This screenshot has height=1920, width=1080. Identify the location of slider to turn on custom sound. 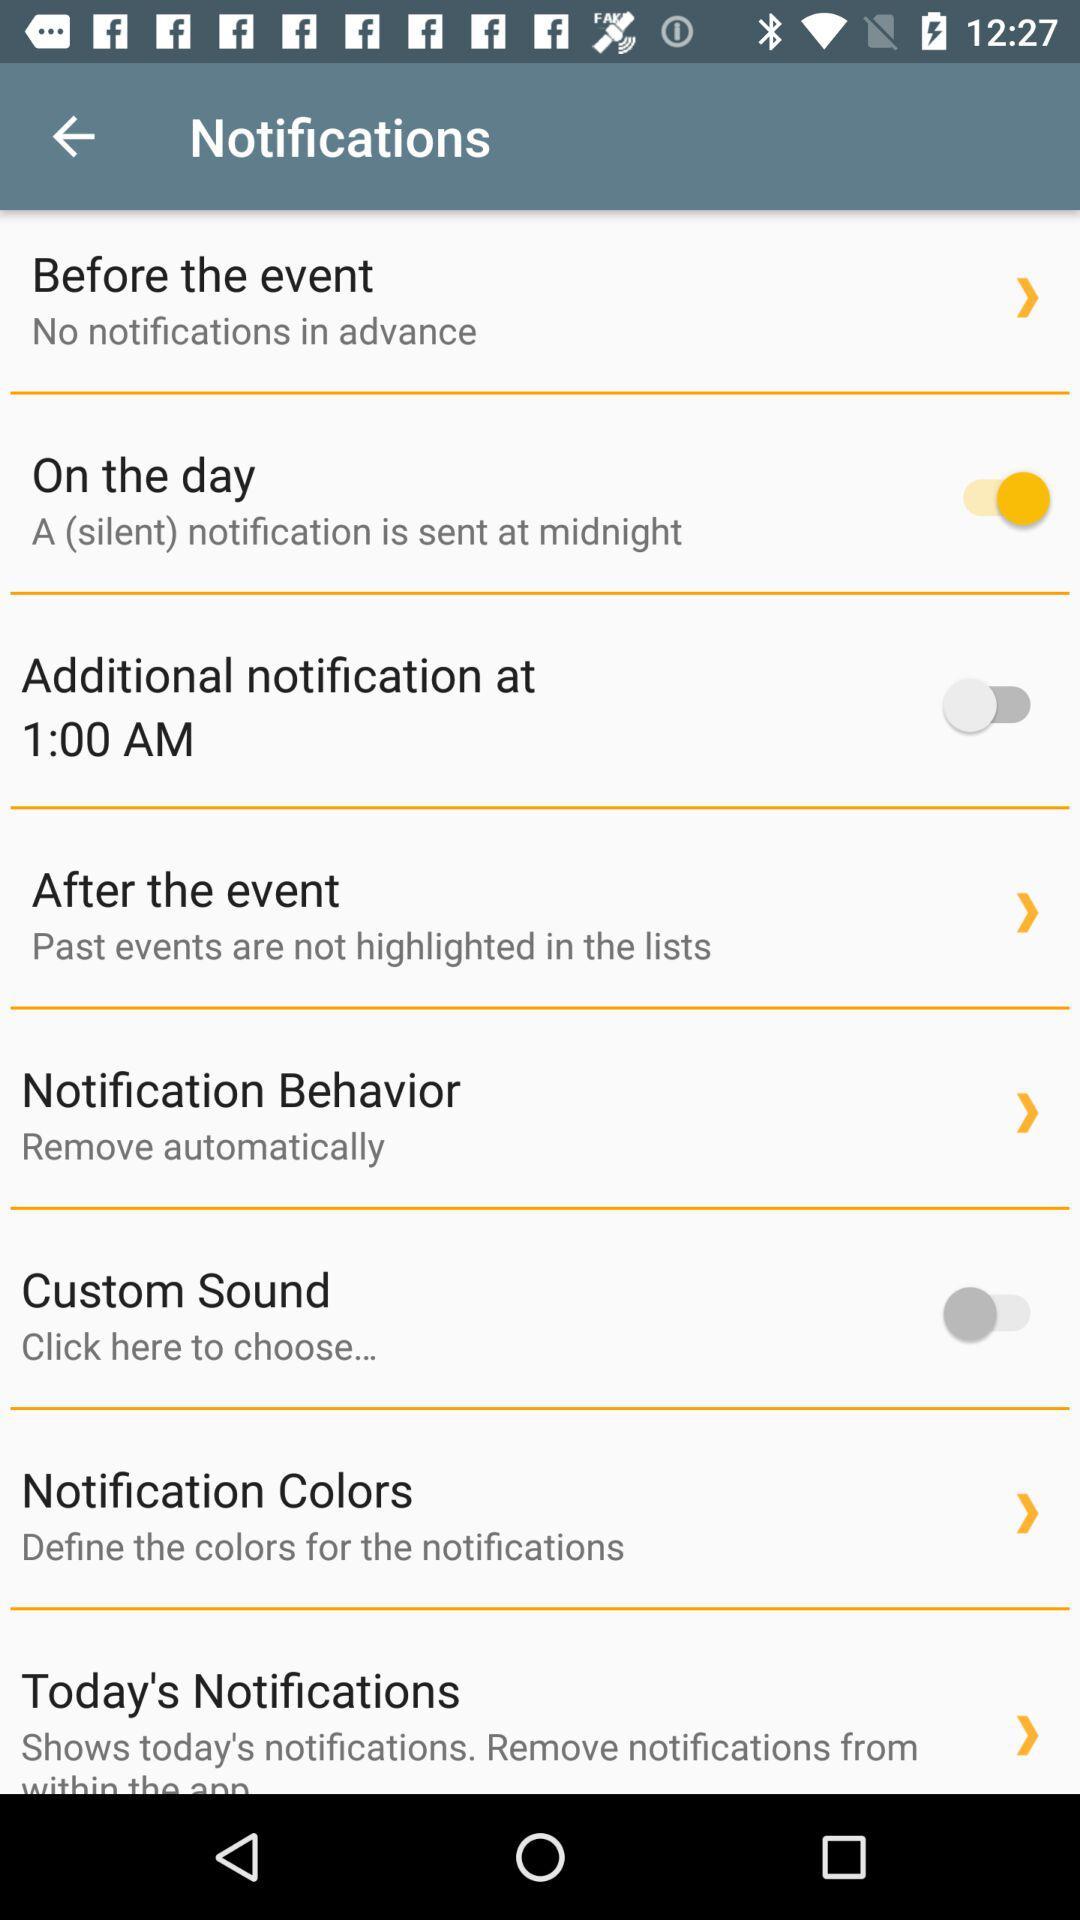
(996, 1313).